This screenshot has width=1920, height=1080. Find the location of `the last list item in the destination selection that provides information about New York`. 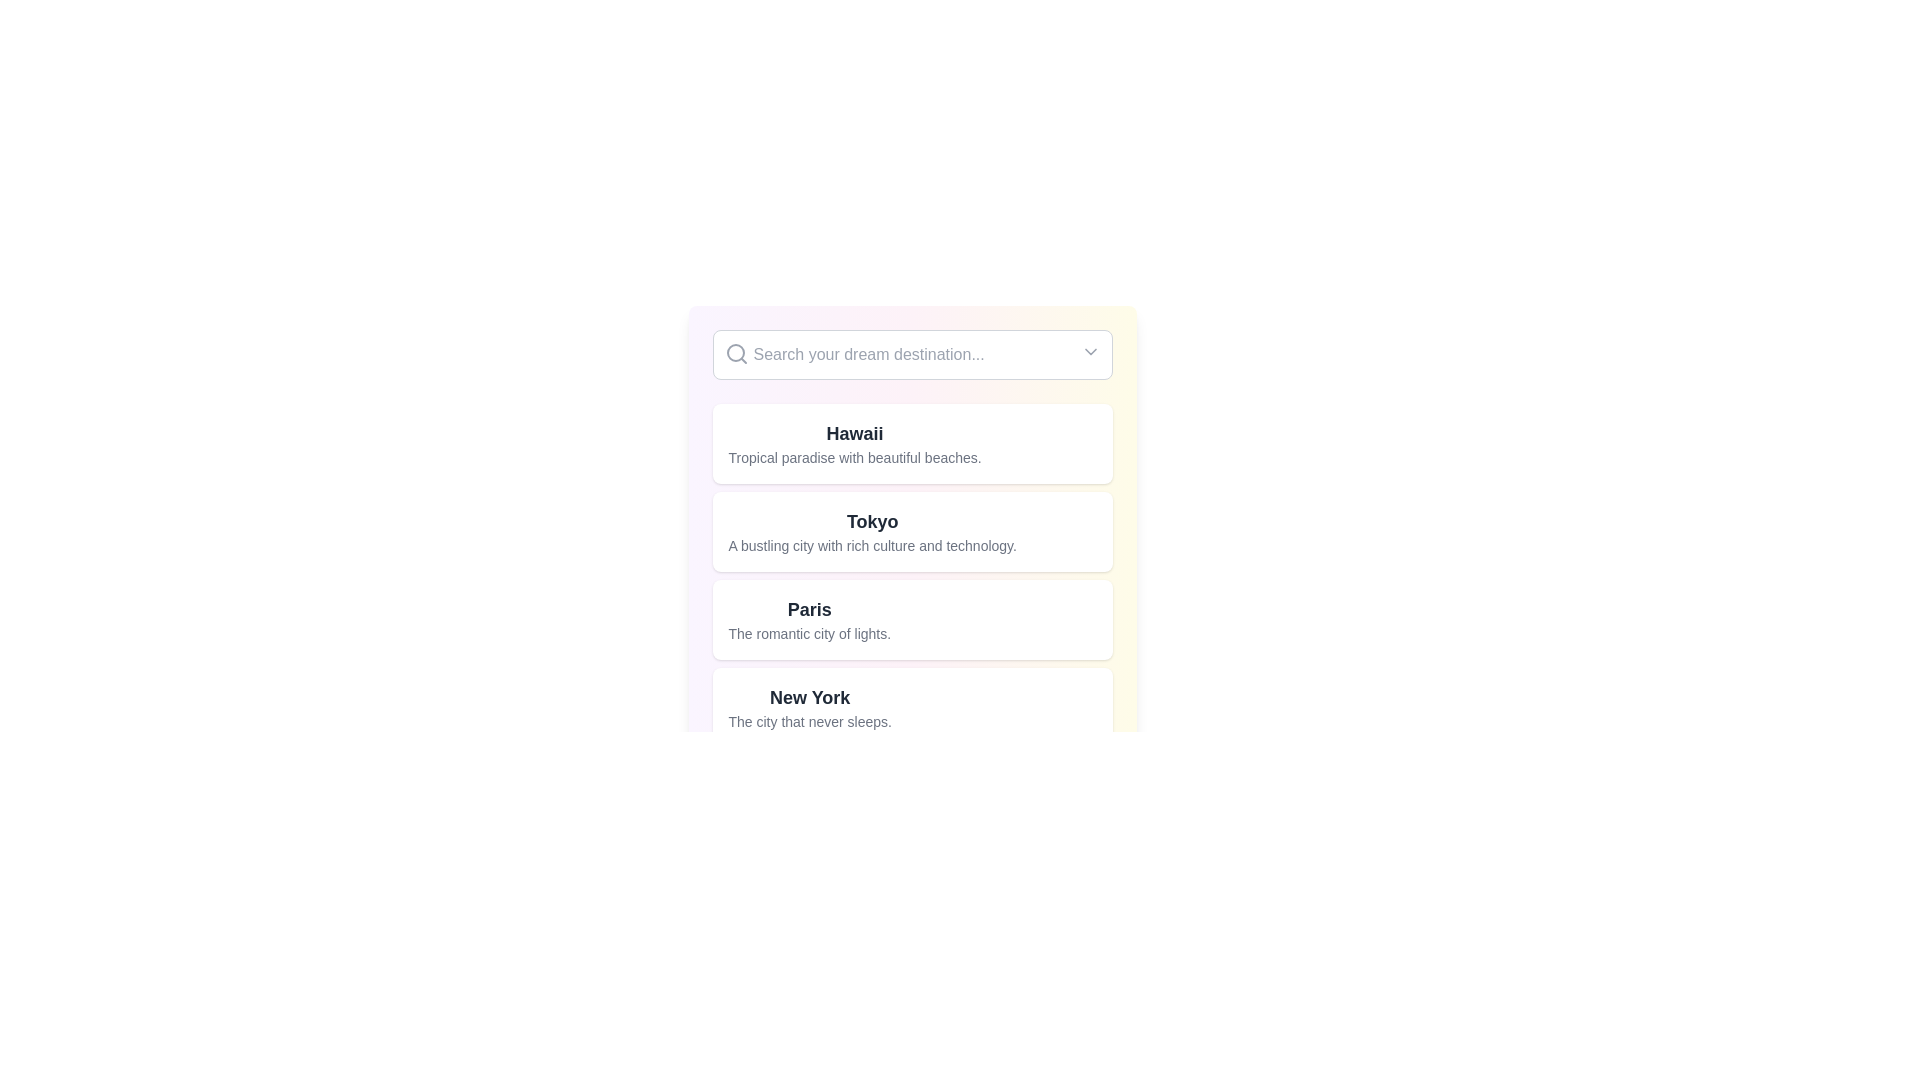

the last list item in the destination selection that provides information about New York is located at coordinates (810, 707).